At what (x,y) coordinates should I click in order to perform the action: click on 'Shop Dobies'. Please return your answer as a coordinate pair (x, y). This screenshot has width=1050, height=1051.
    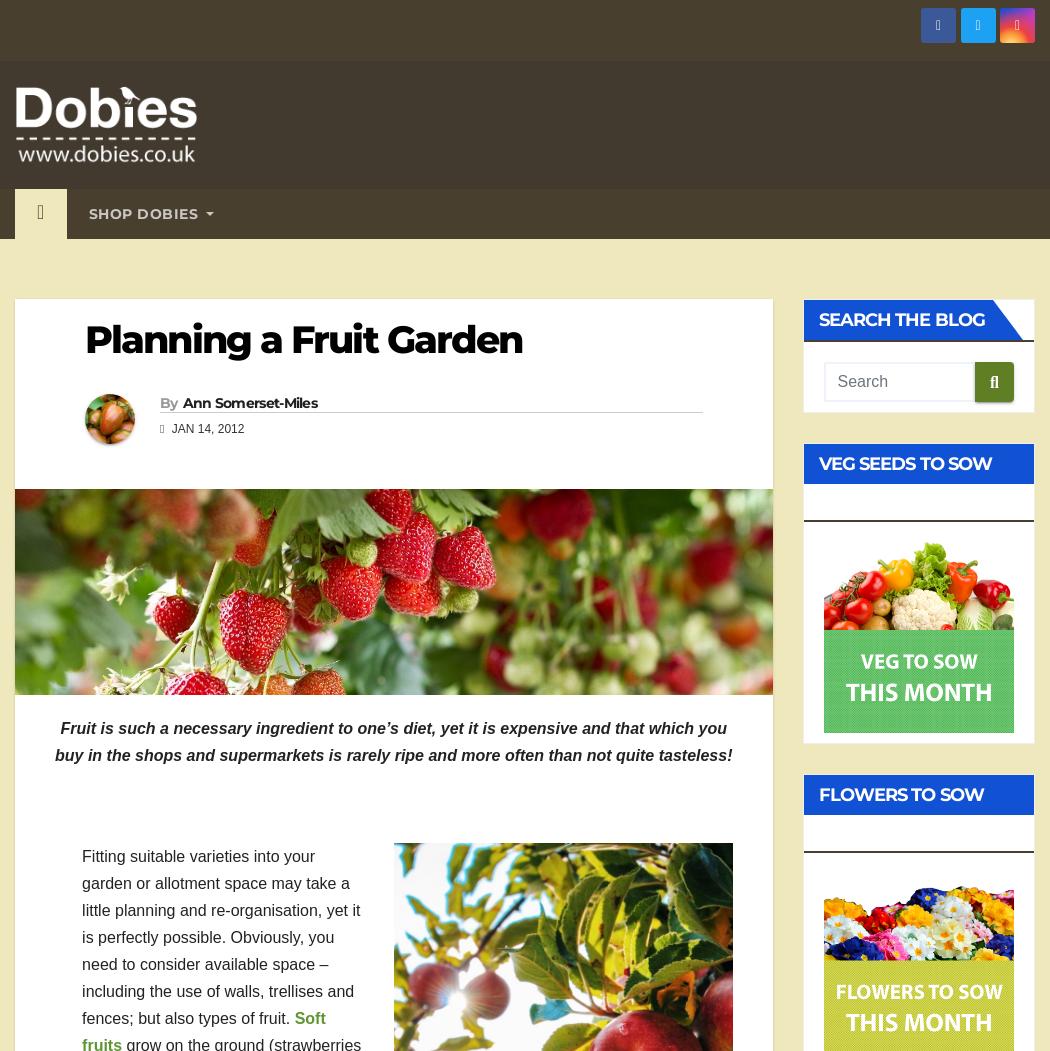
    Looking at the image, I should click on (87, 212).